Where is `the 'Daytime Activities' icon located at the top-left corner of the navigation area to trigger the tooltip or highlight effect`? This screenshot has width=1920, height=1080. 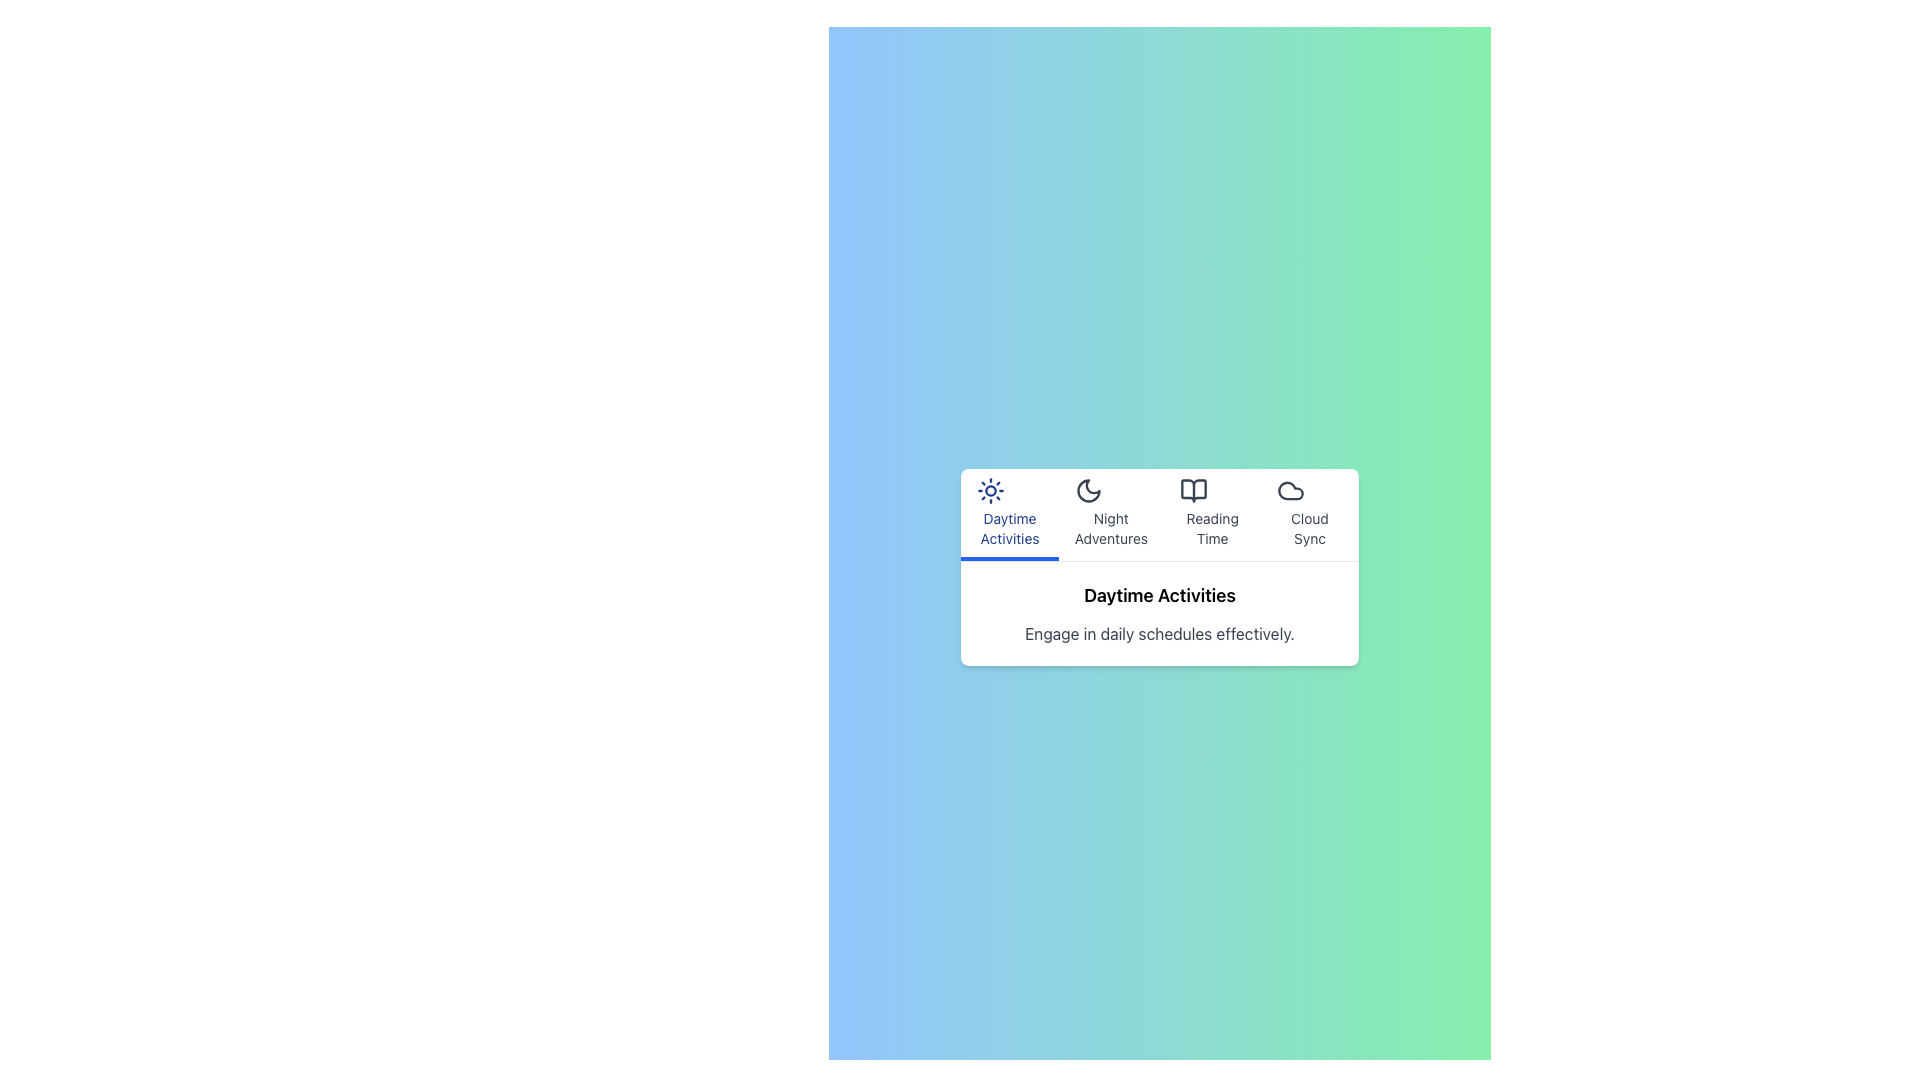 the 'Daytime Activities' icon located at the top-left corner of the navigation area to trigger the tooltip or highlight effect is located at coordinates (991, 490).